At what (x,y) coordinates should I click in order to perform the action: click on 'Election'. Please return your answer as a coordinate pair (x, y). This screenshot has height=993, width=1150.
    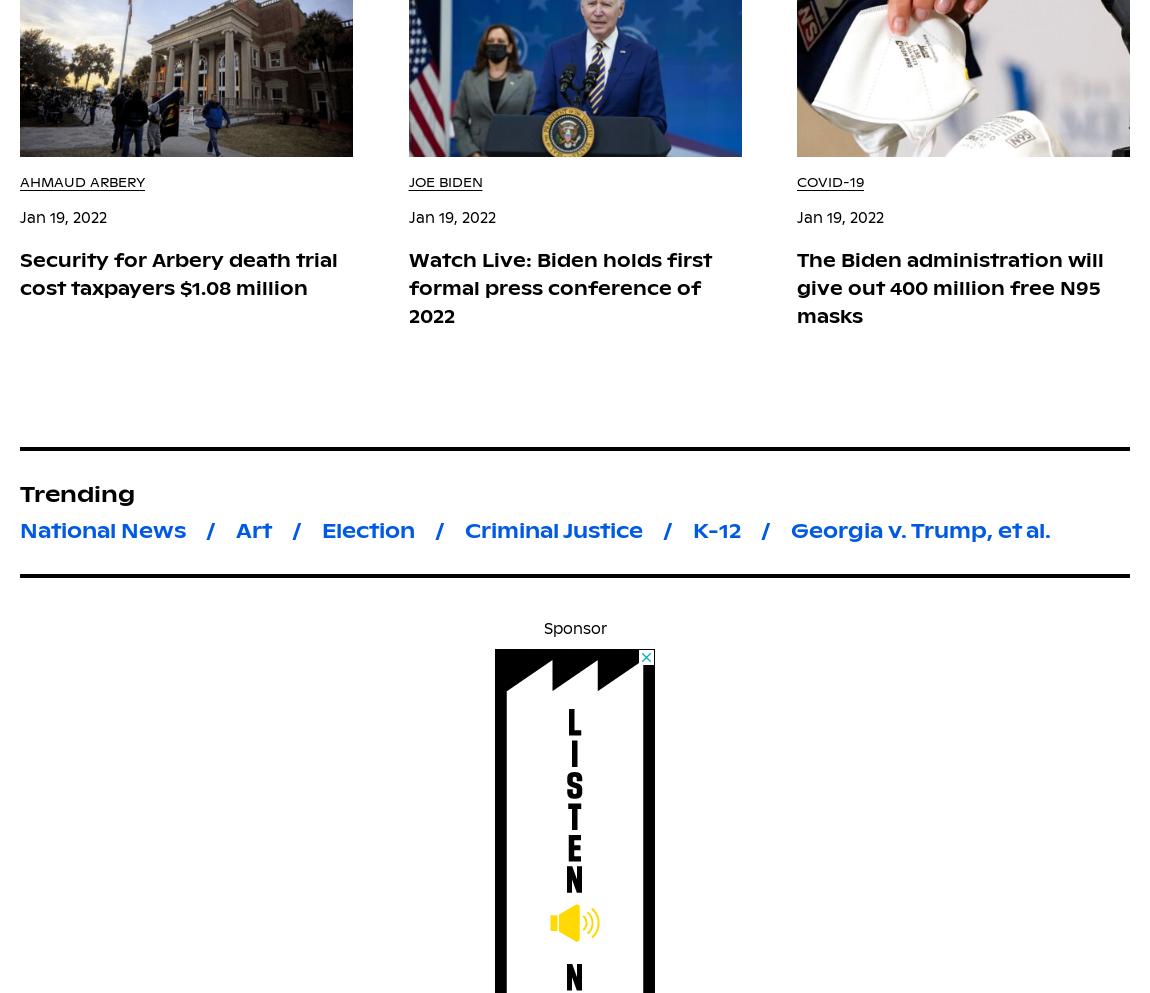
    Looking at the image, I should click on (322, 529).